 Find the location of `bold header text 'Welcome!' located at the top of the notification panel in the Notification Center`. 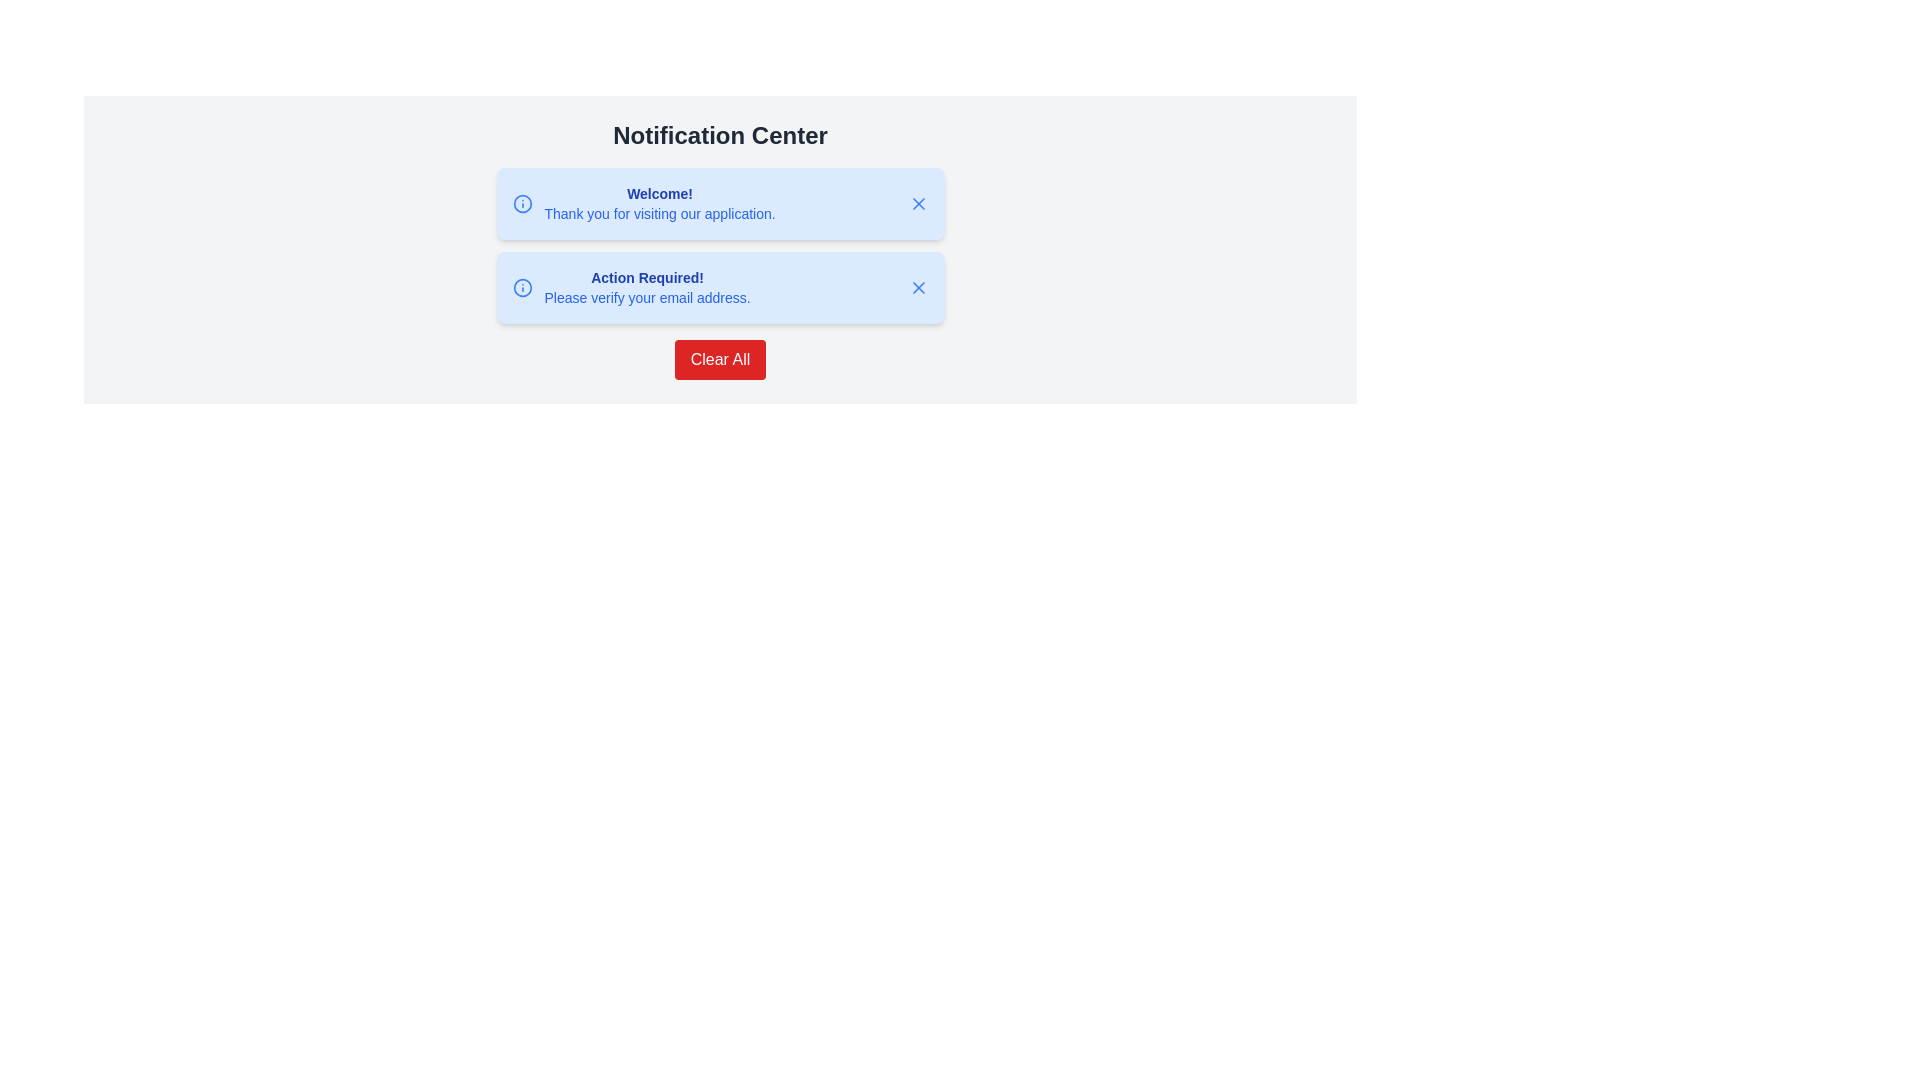

bold header text 'Welcome!' located at the top of the notification panel in the Notification Center is located at coordinates (660, 193).